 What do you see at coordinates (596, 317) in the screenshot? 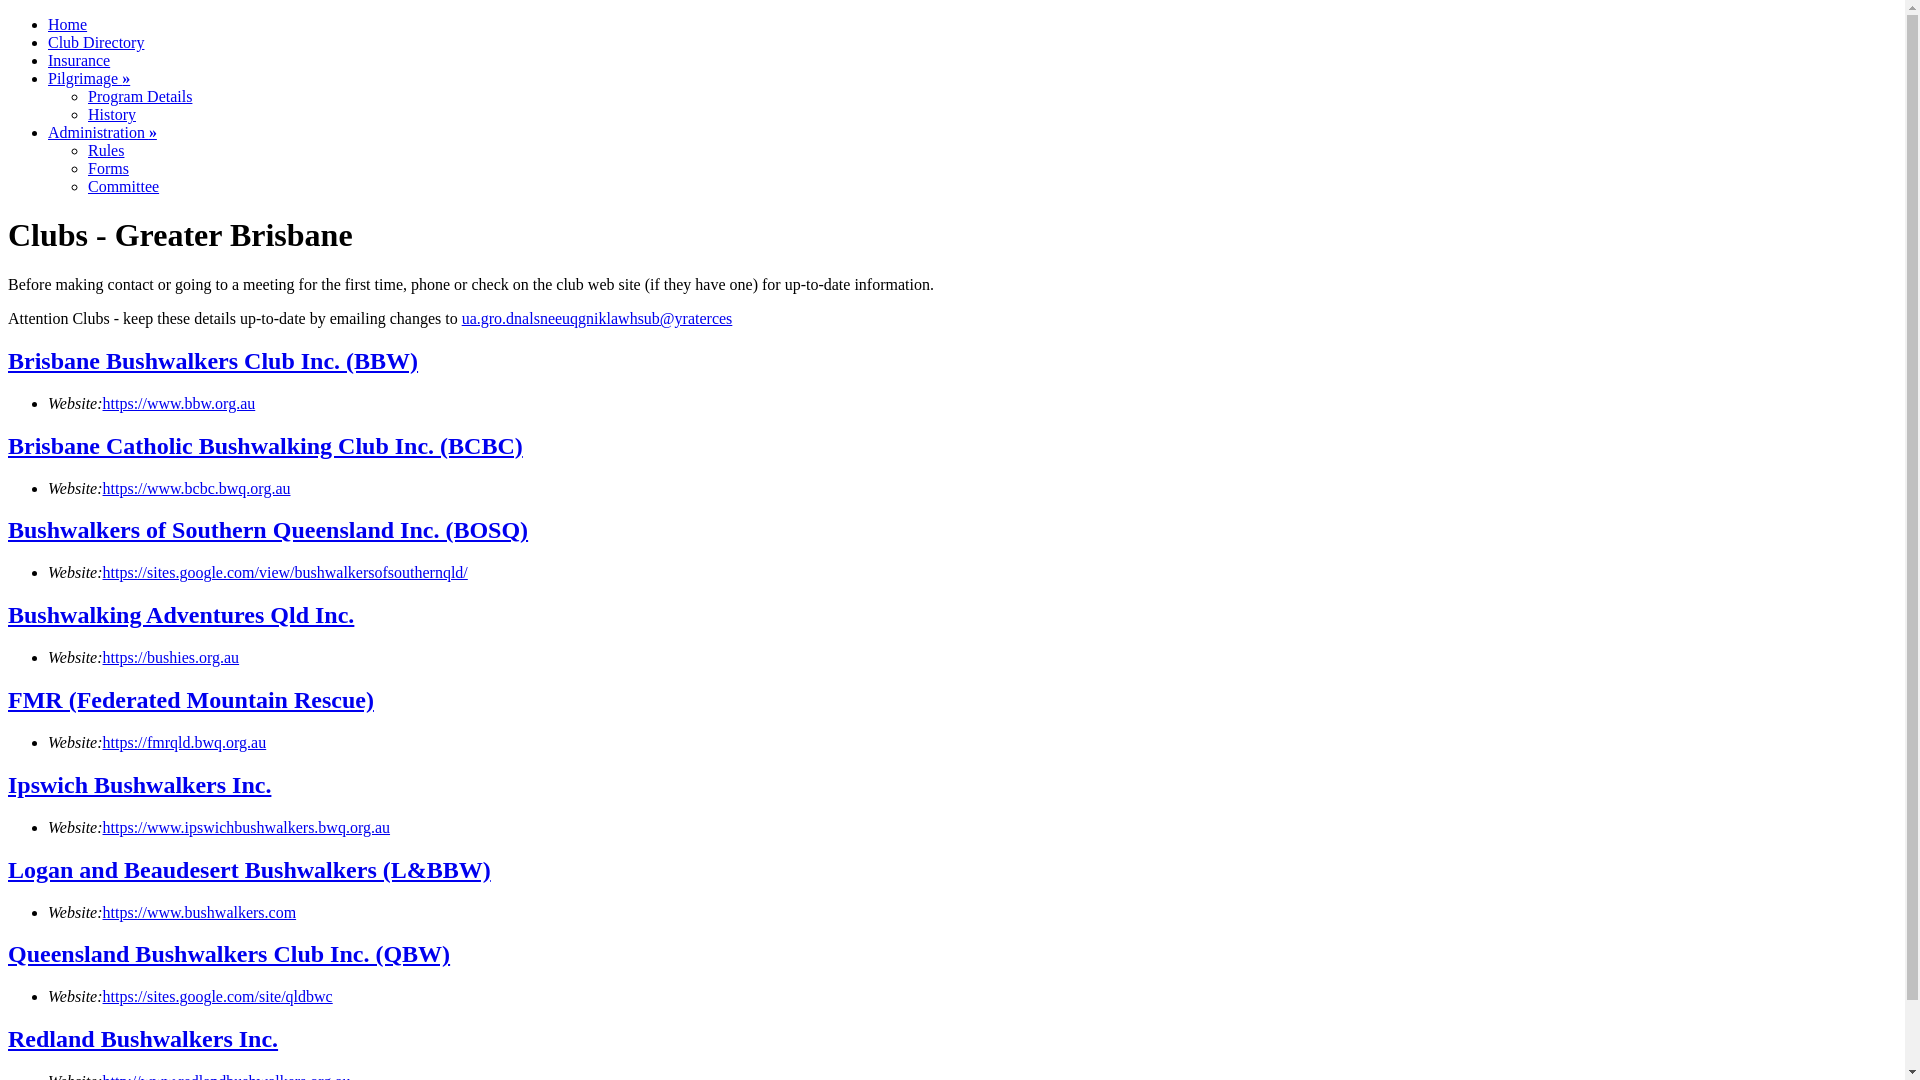
I see `'ua.gro.dnalsneeuqgniklawhsub@yraterces'` at bounding box center [596, 317].